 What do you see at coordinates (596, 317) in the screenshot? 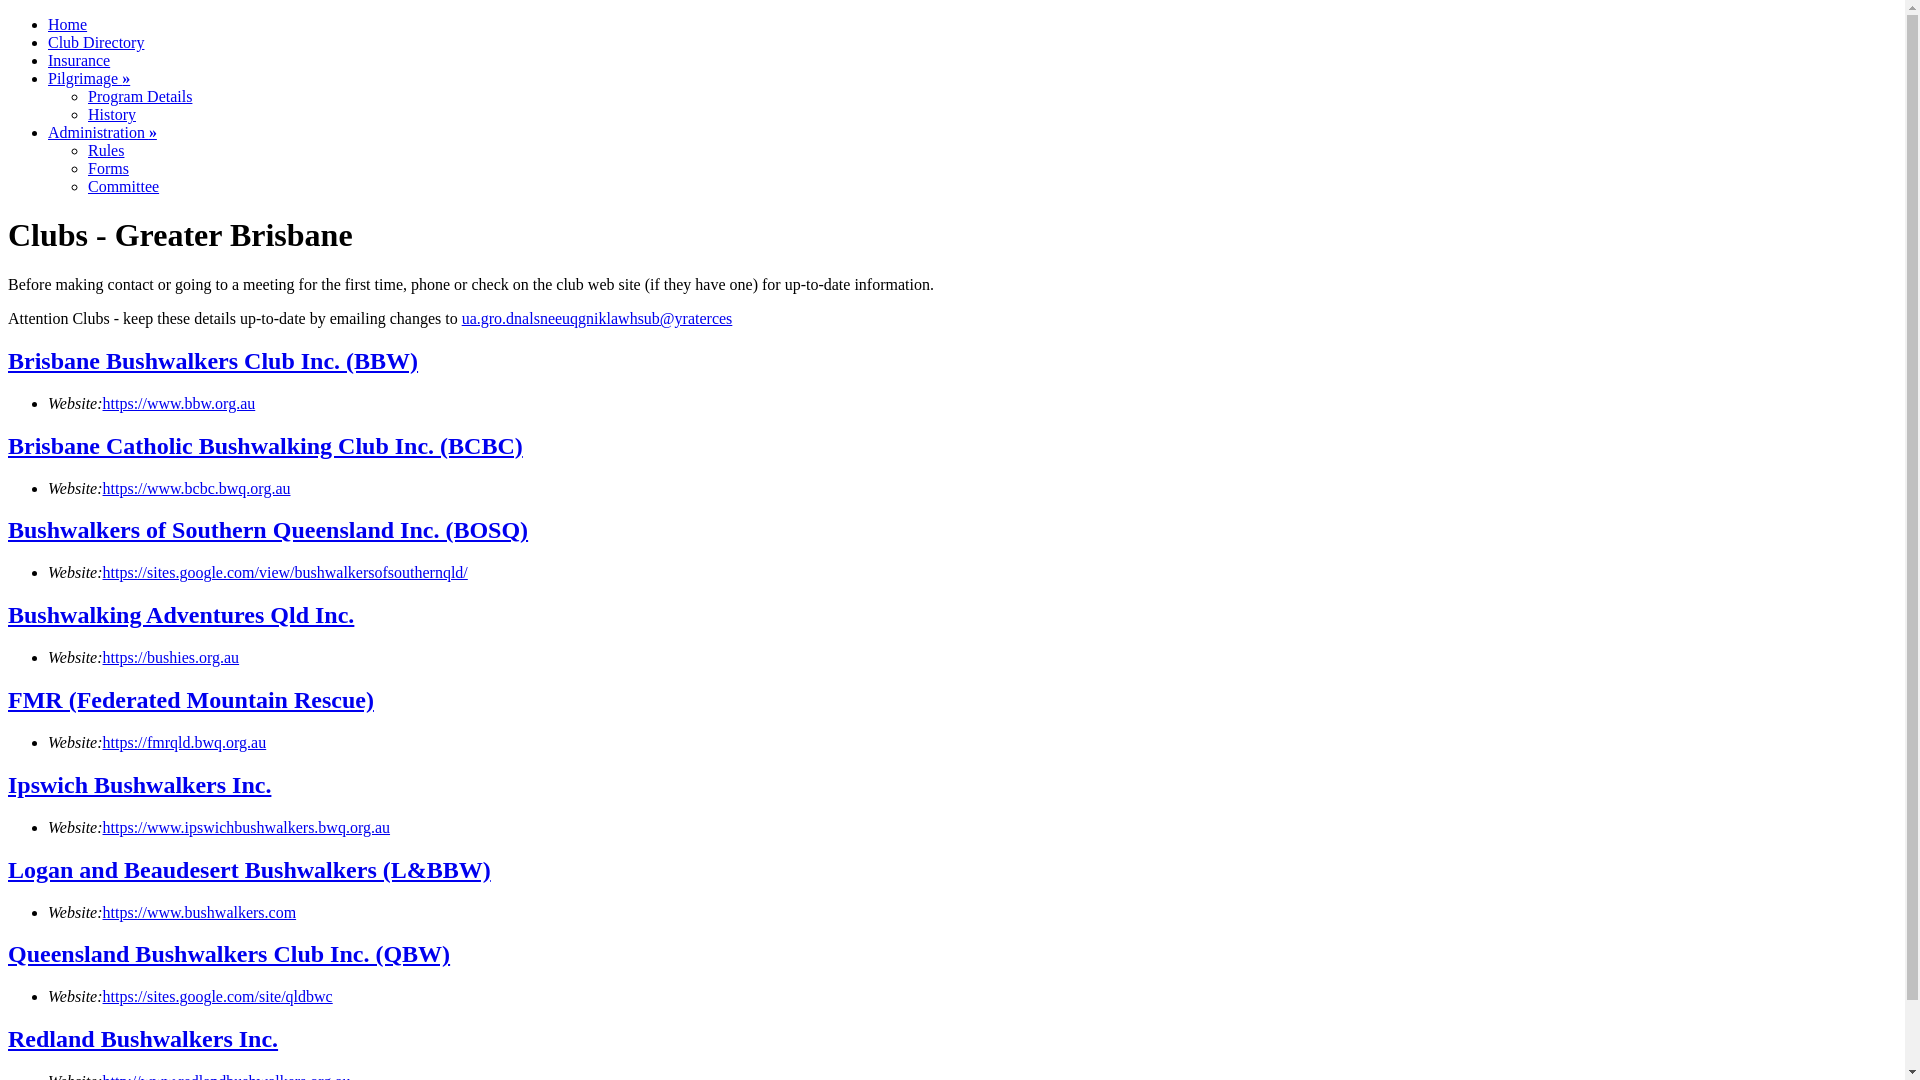
I see `'ua.gro.dnalsneeuqgniklawhsub@yraterces'` at bounding box center [596, 317].